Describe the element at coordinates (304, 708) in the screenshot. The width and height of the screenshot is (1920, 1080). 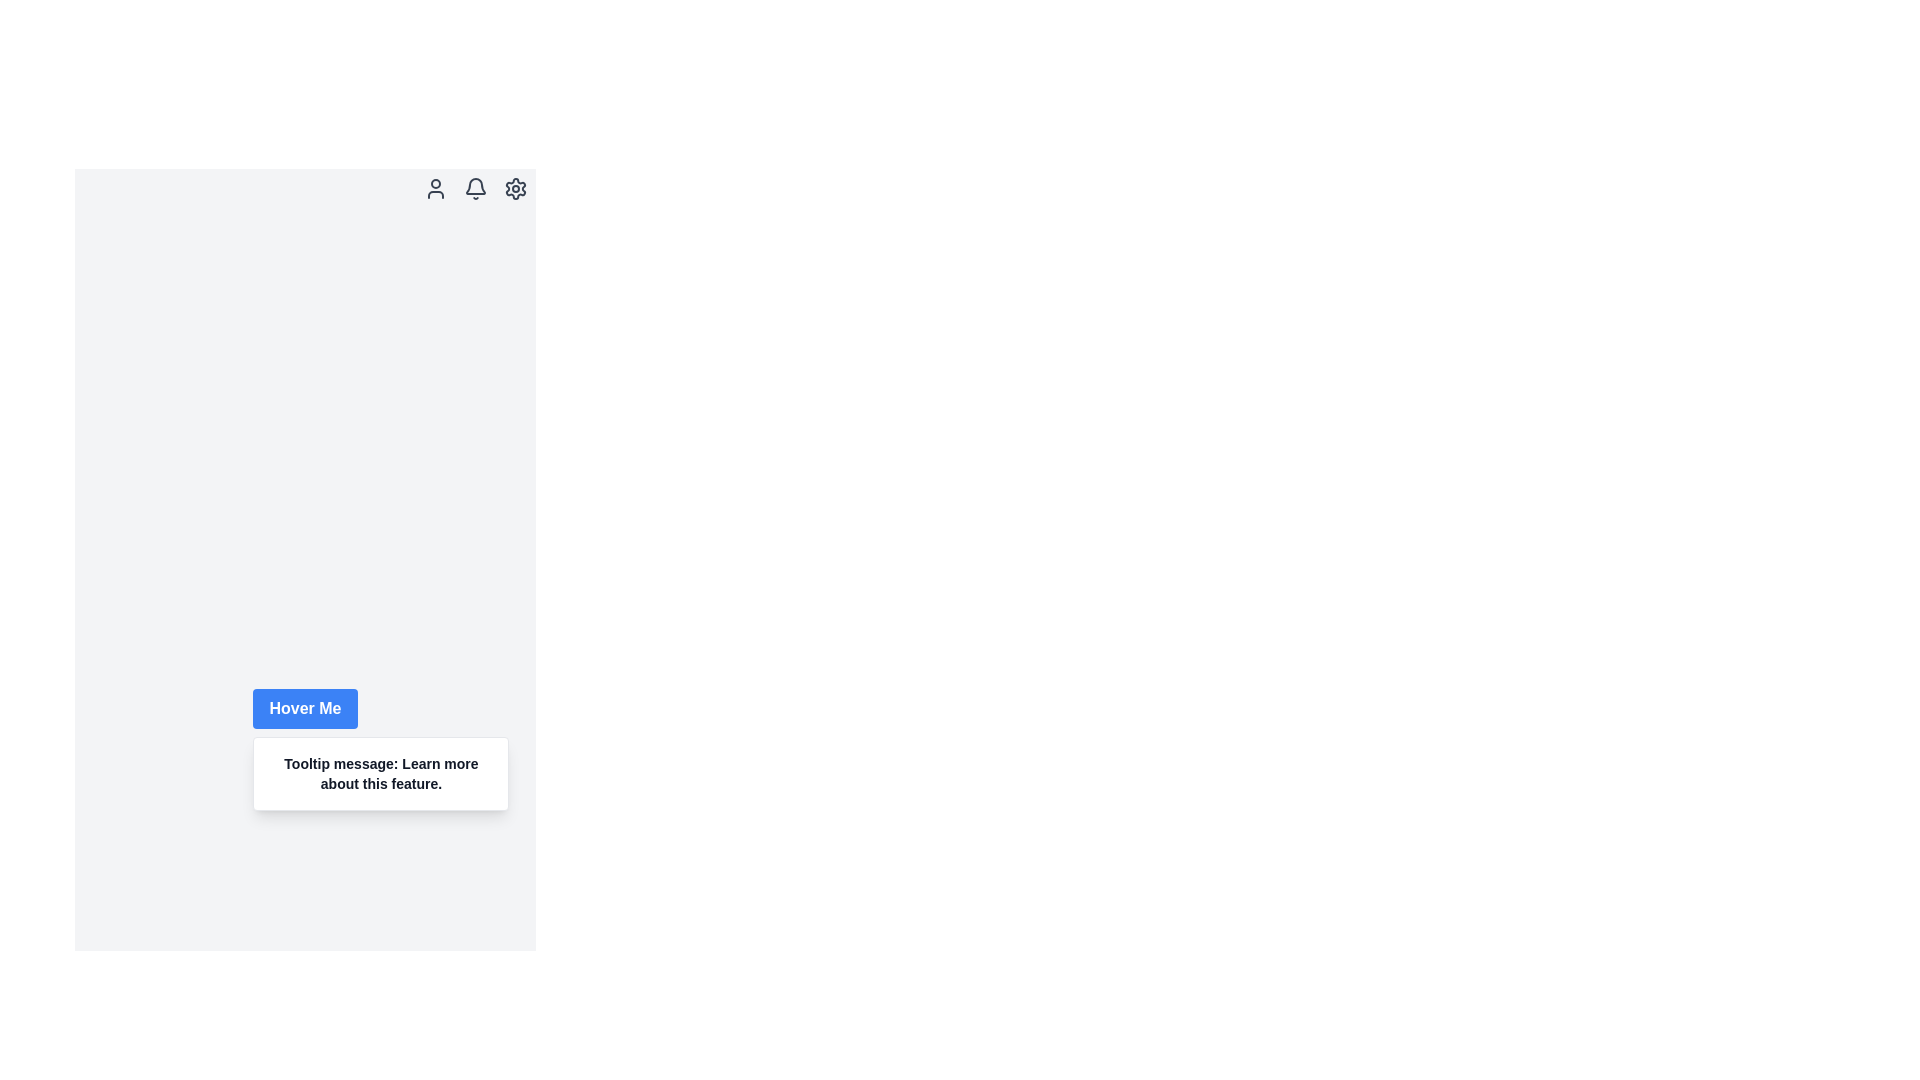
I see `the rectangular button with a blue background and white text that reads 'Hover Me', located in the bottom-left portion of the gray background interface` at that location.